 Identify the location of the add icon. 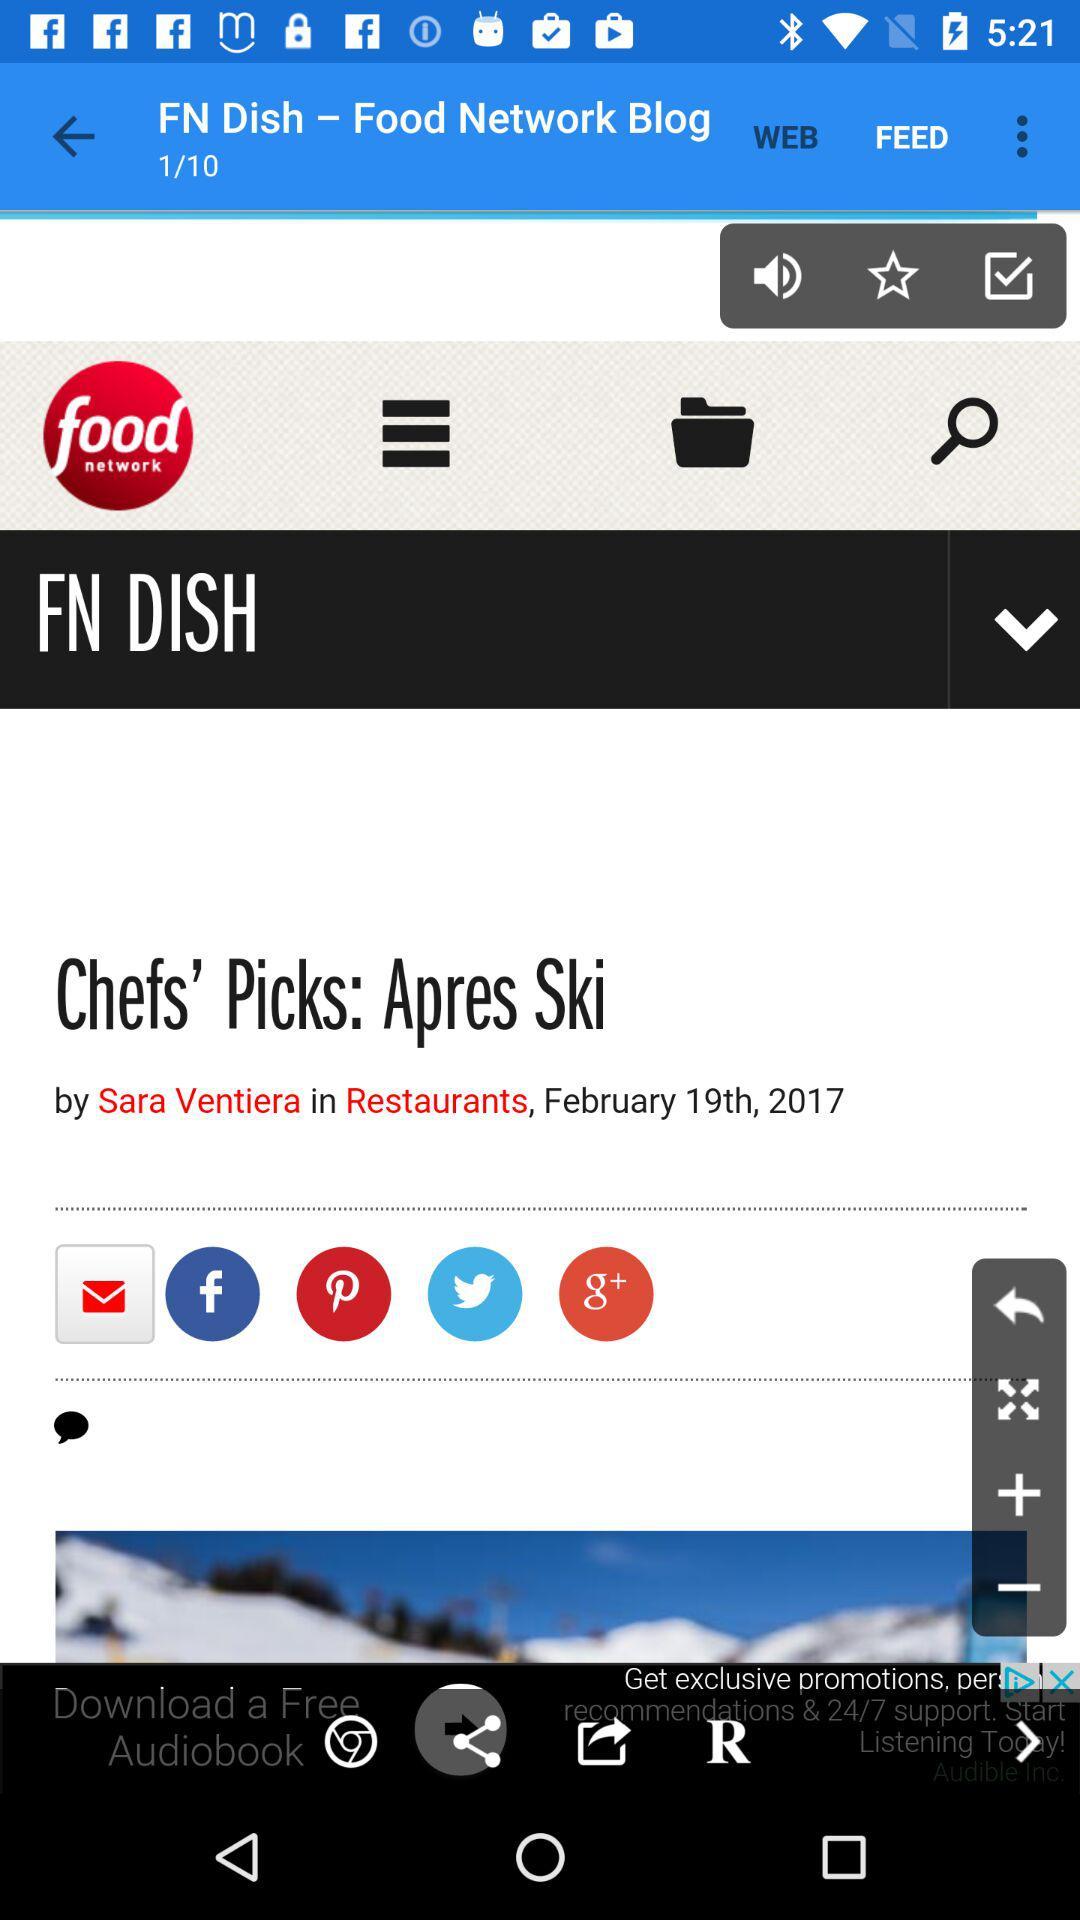
(1019, 1494).